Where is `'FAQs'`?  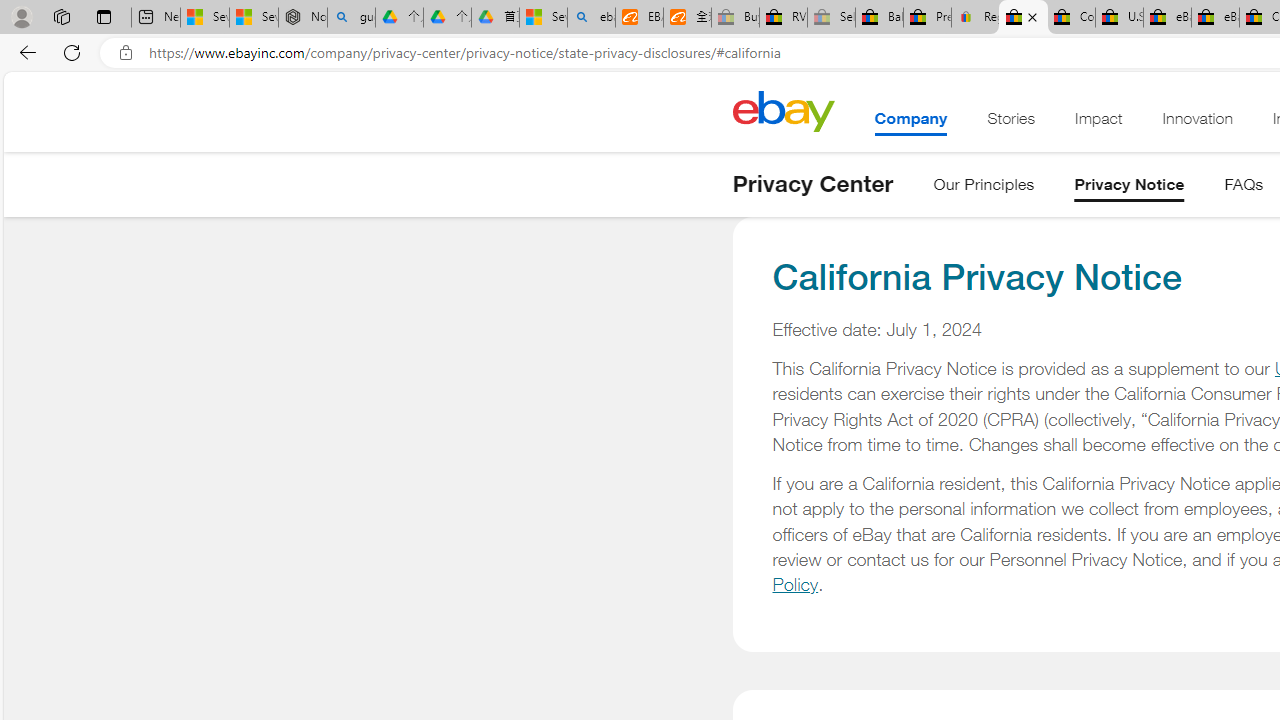
'FAQs' is located at coordinates (1243, 188).